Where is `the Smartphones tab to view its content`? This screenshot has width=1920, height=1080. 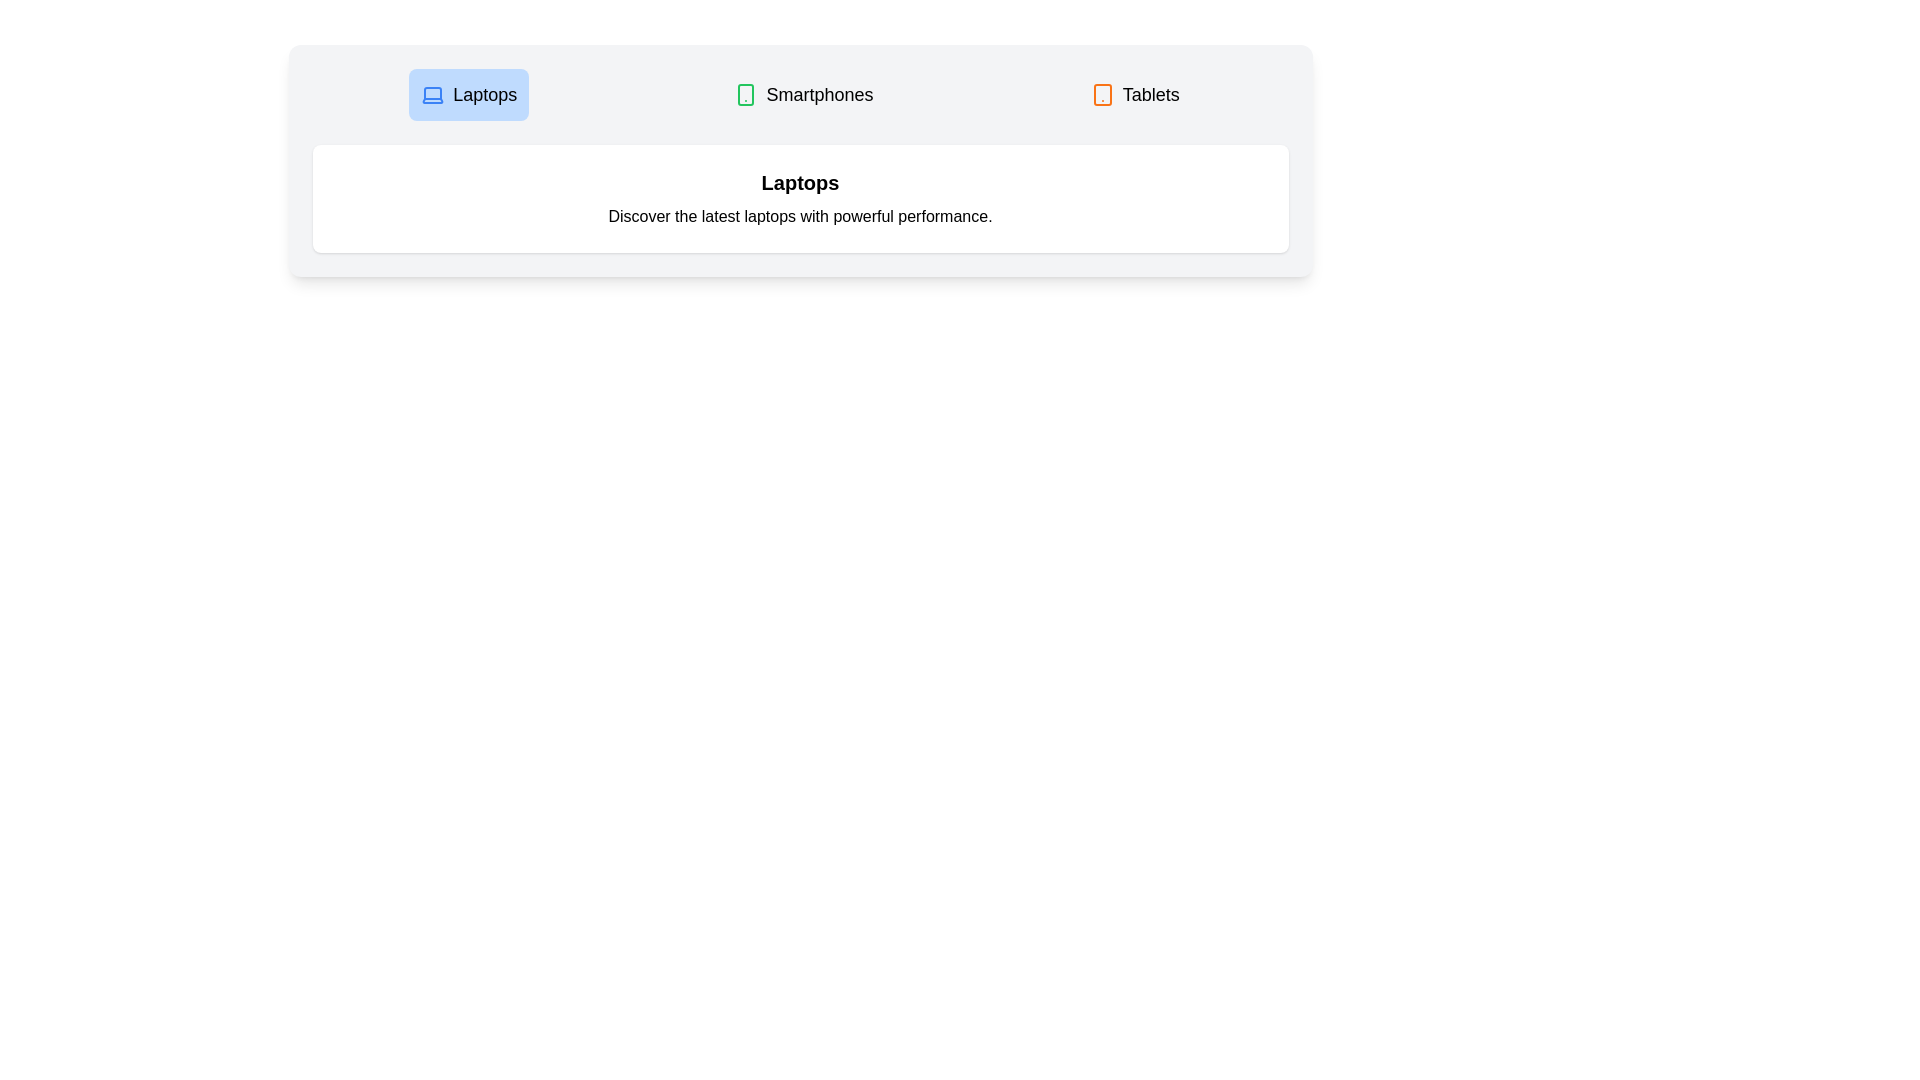 the Smartphones tab to view its content is located at coordinates (804, 95).